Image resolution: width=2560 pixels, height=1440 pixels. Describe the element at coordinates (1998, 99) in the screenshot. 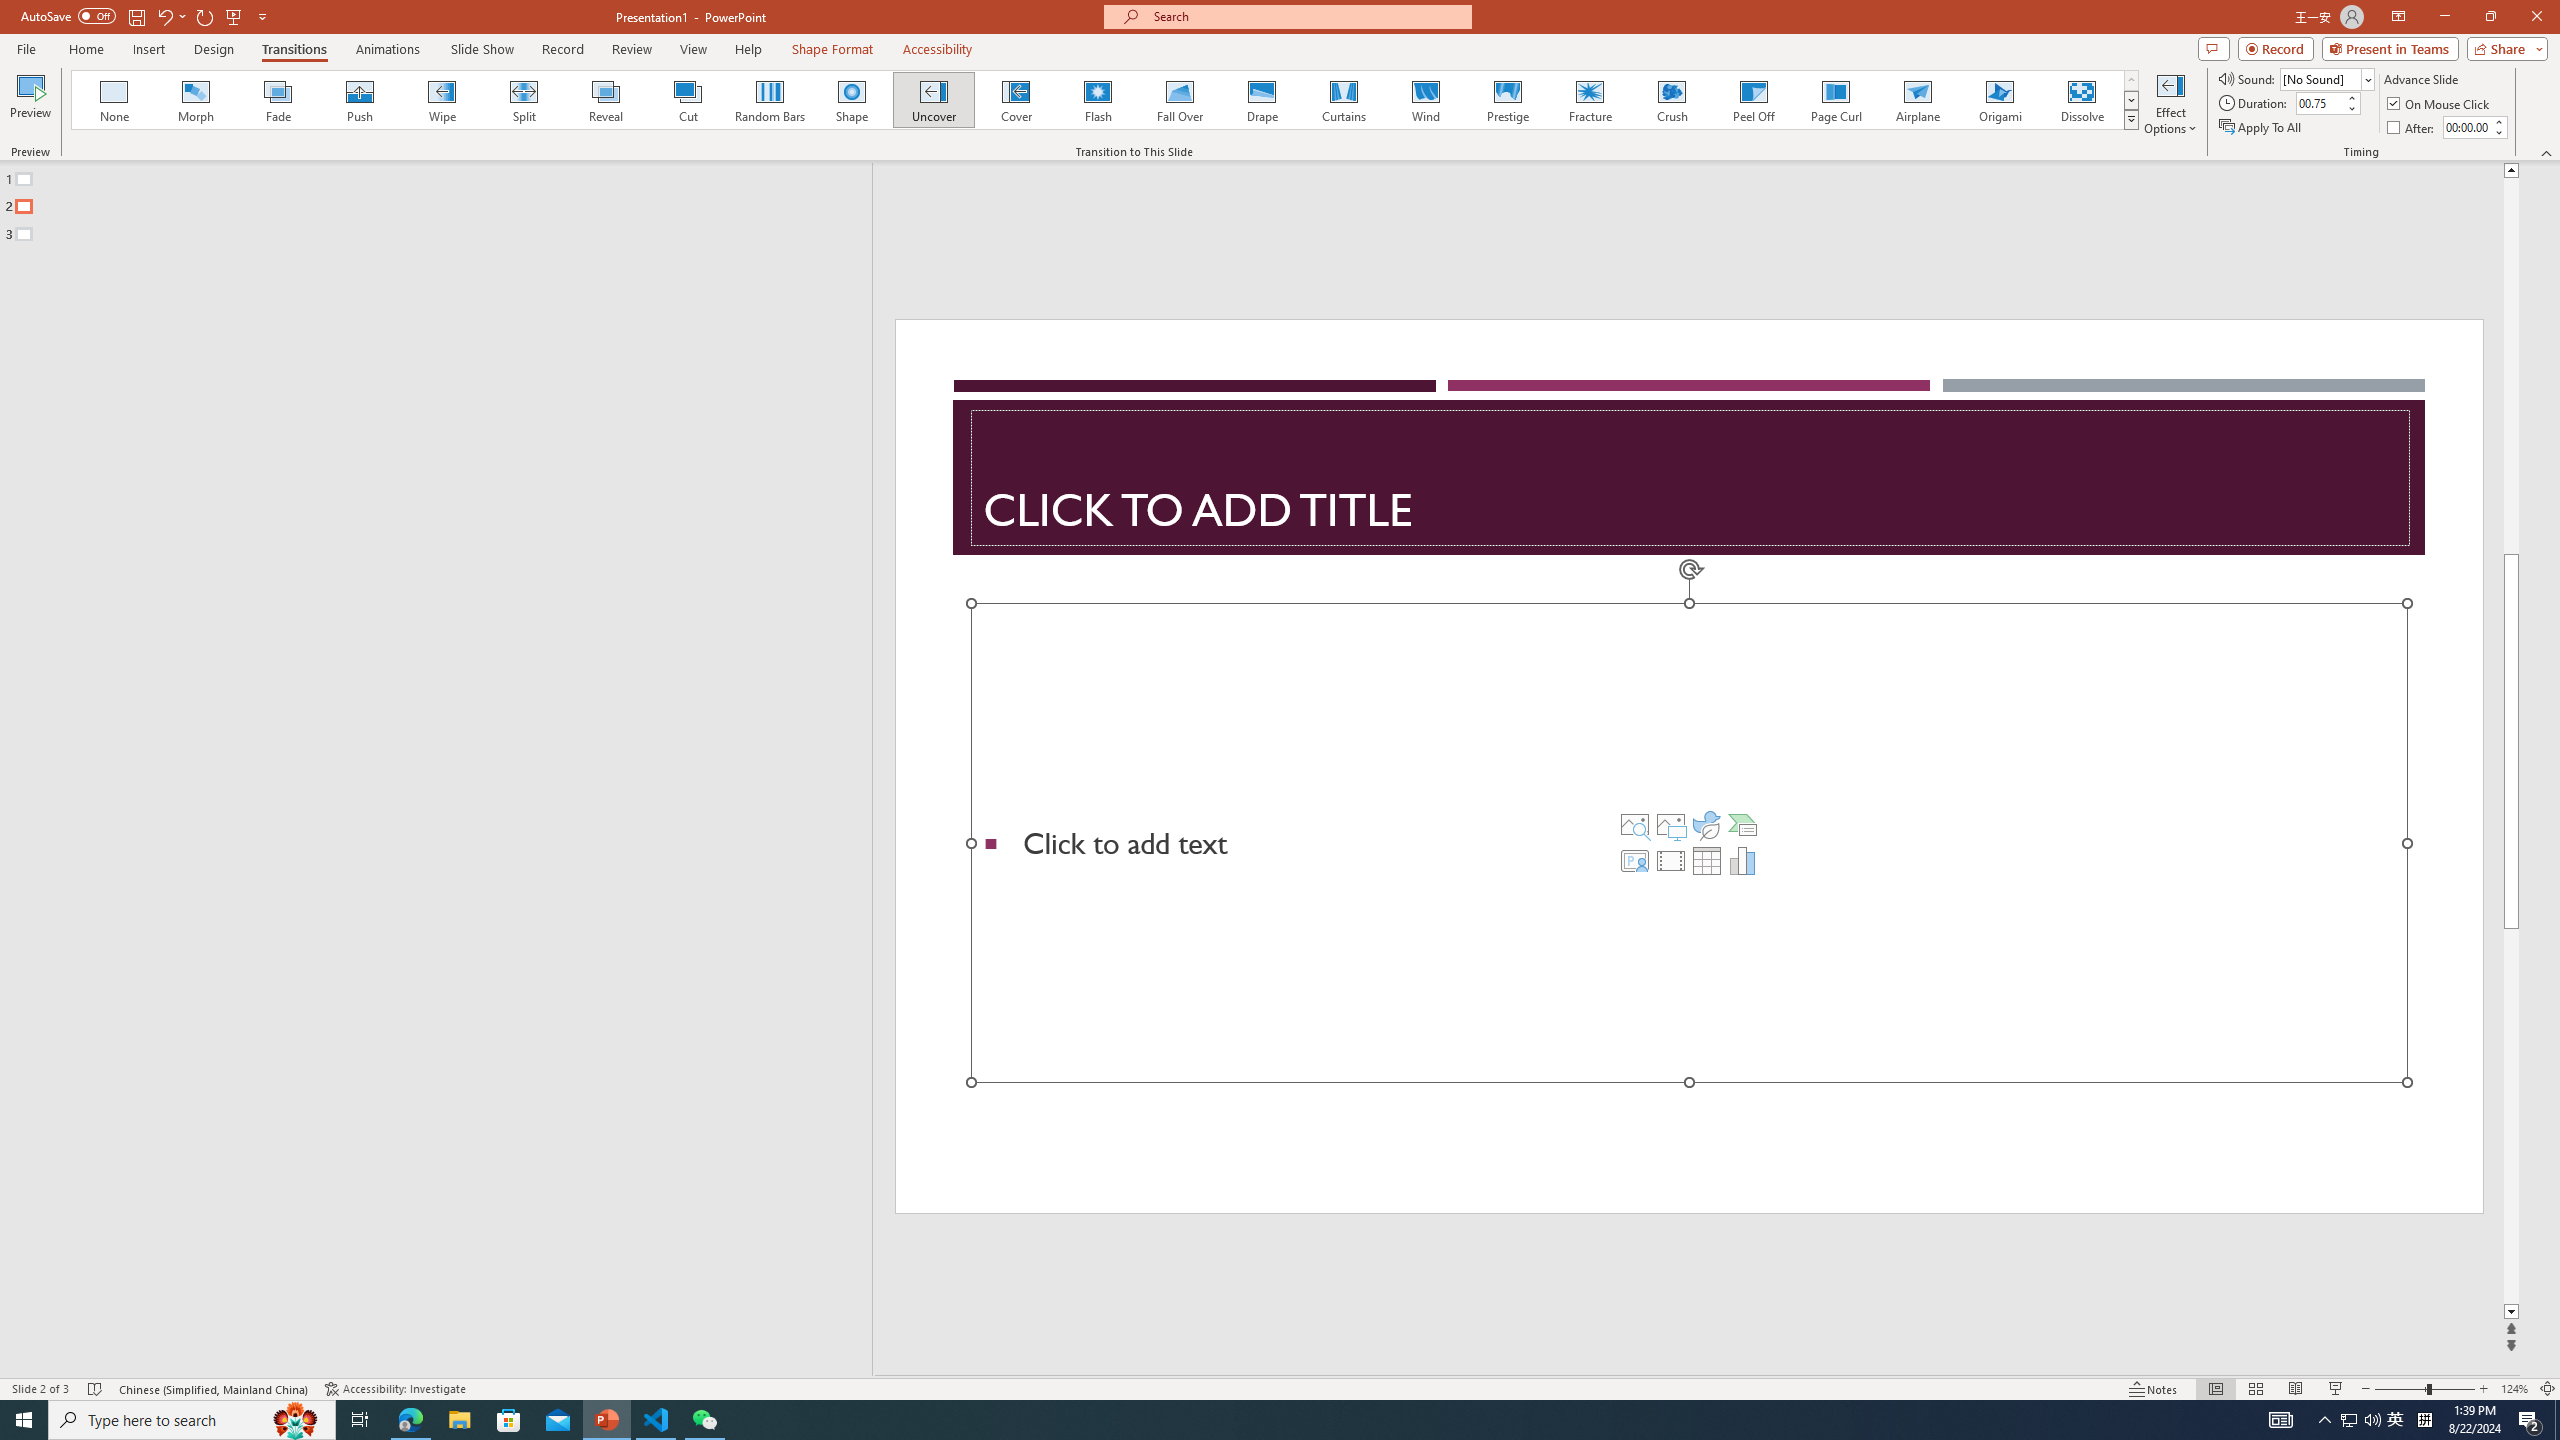

I see `'Origami'` at that location.